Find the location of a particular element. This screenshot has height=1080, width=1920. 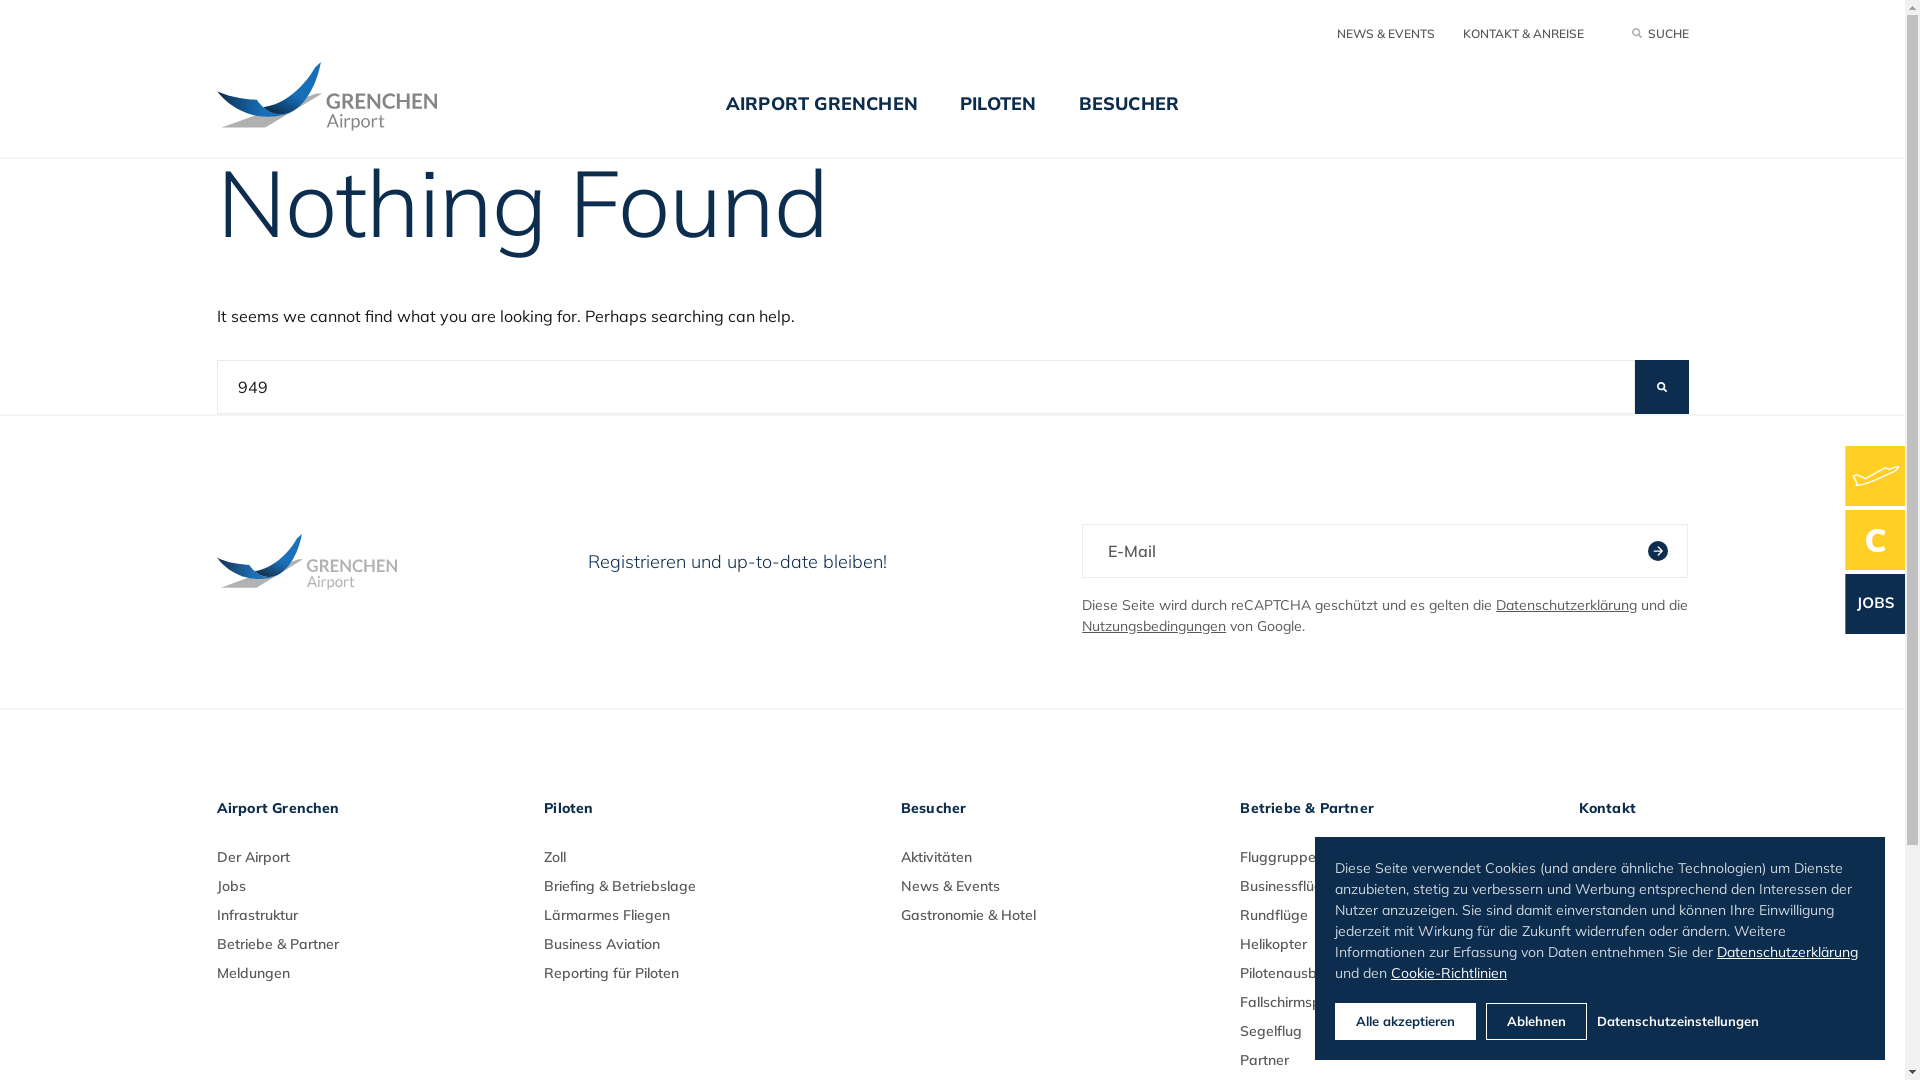

'NEWS & EVENTS' is located at coordinates (1384, 33).